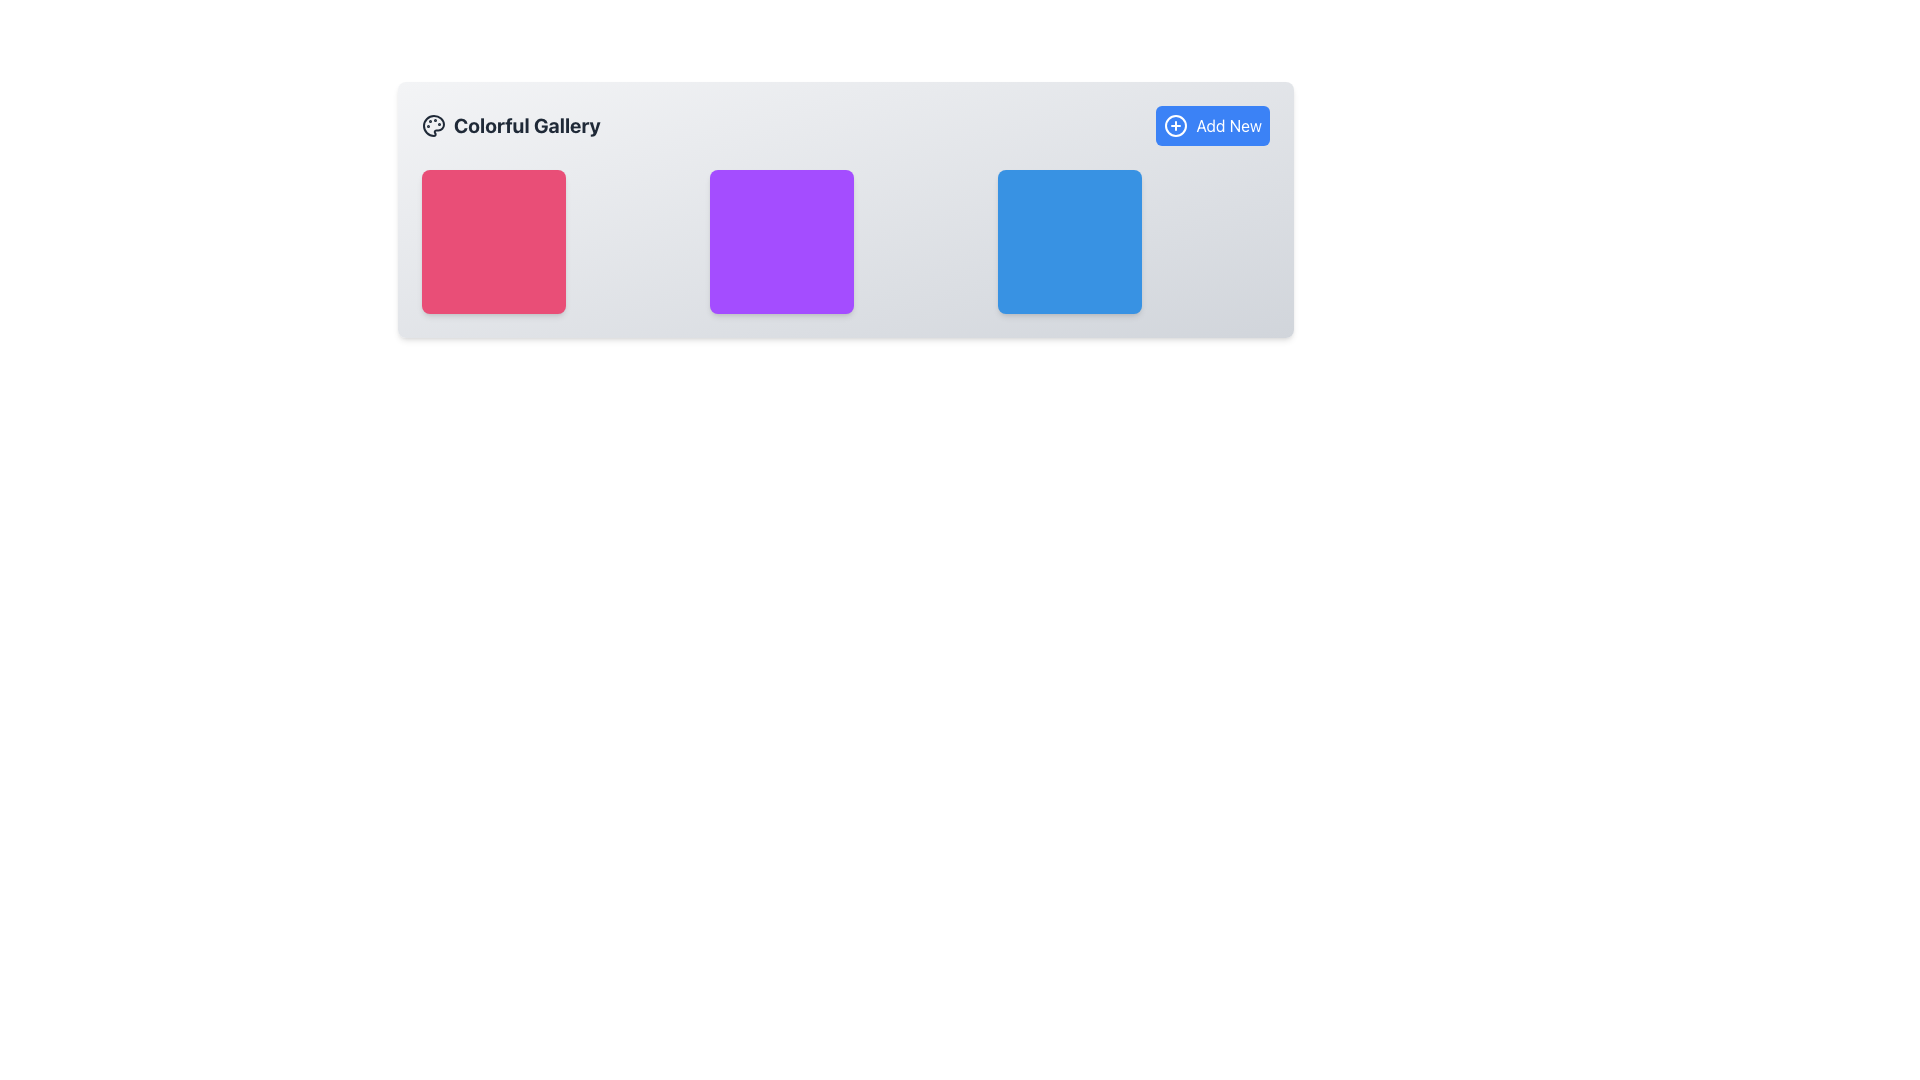 The height and width of the screenshot is (1080, 1920). Describe the element at coordinates (845, 241) in the screenshot. I see `the second square graphic box in the grid` at that location.